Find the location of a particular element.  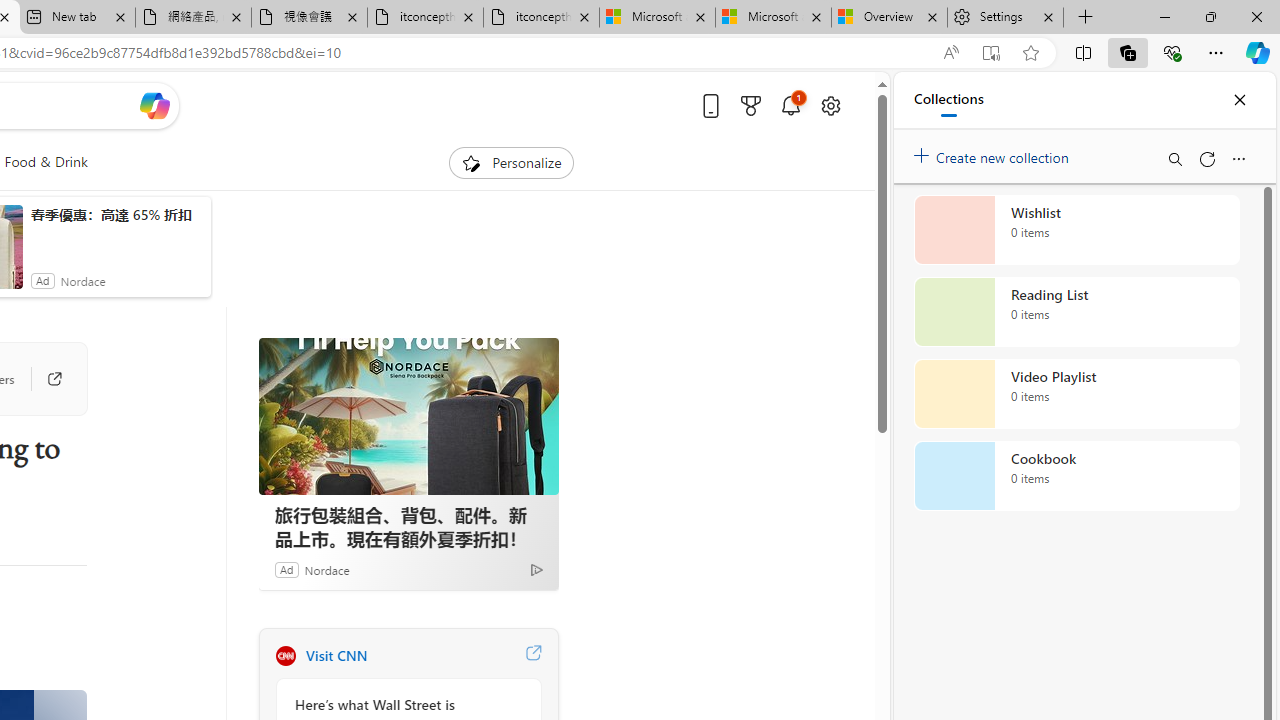

'Reading List collection, 0 items' is located at coordinates (1076, 312).